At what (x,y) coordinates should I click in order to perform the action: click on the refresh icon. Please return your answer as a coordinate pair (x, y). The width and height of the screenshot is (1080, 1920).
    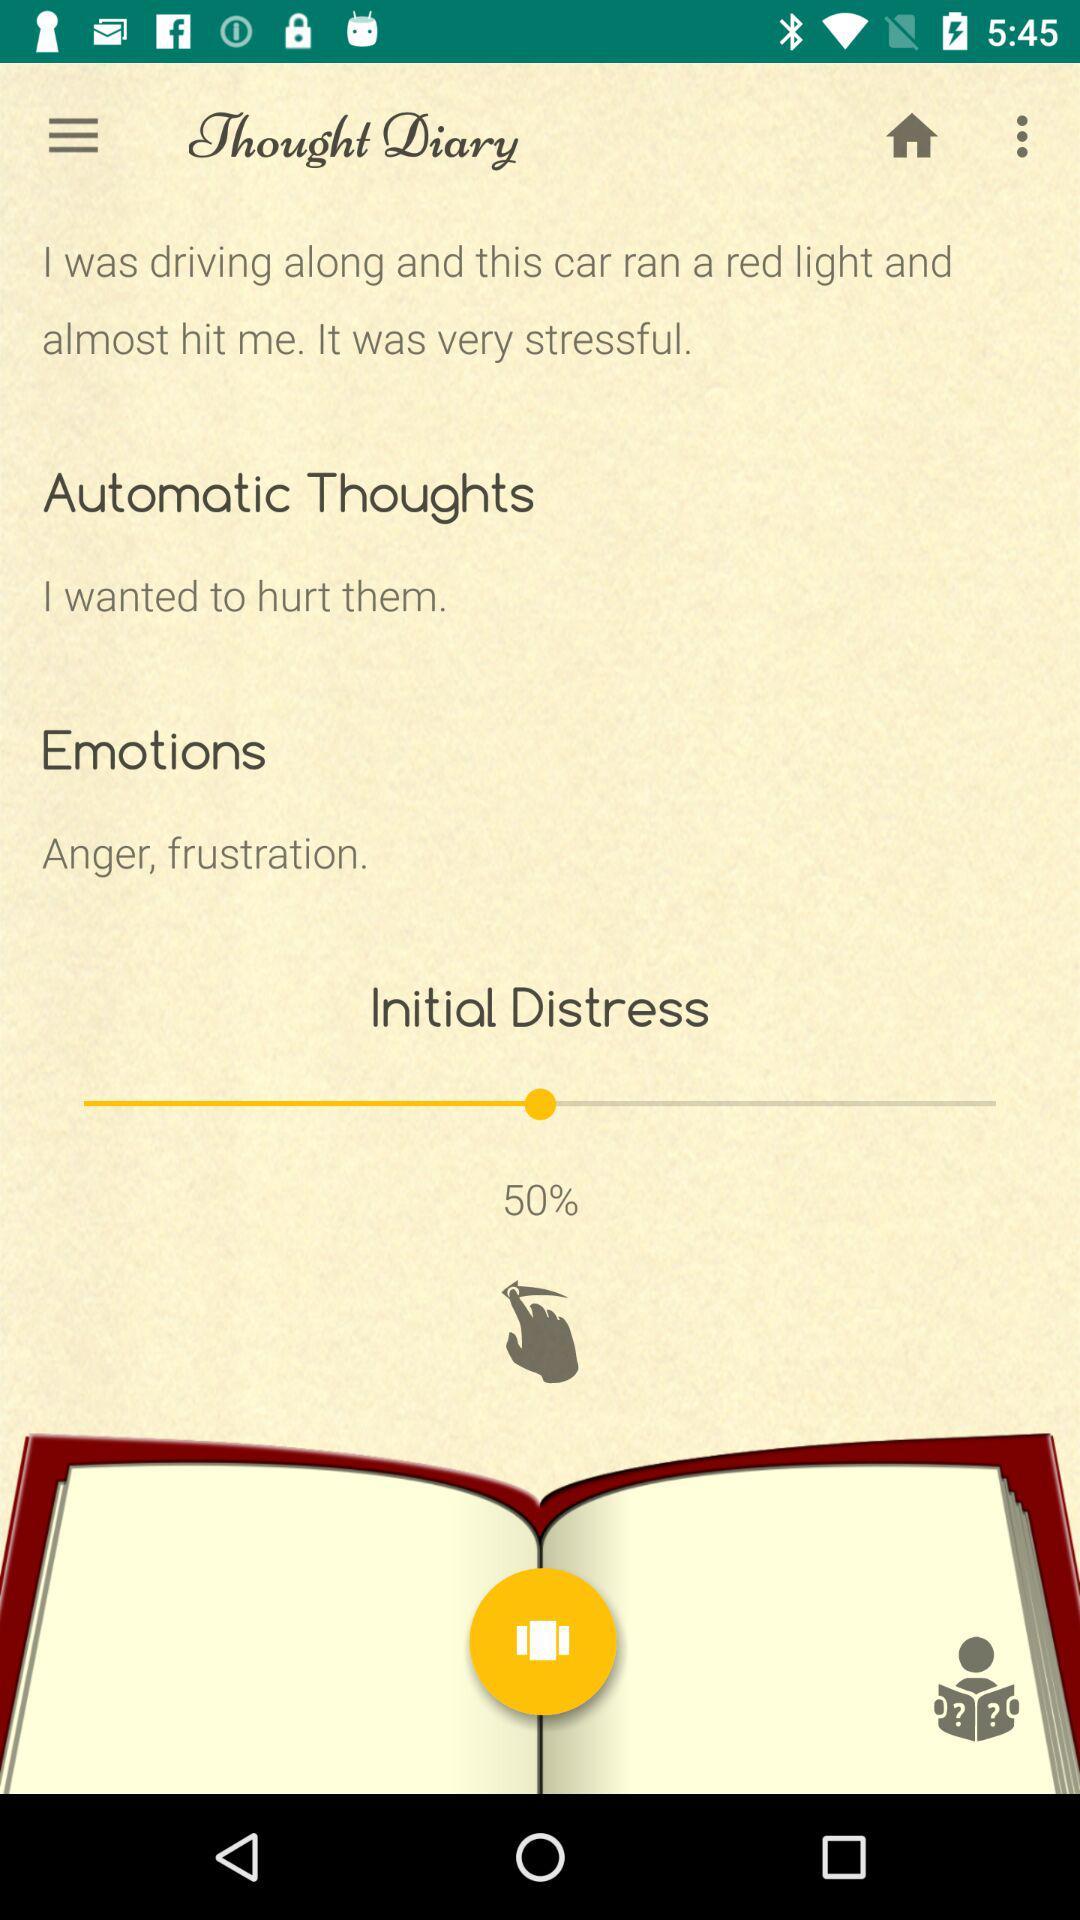
    Looking at the image, I should click on (540, 1331).